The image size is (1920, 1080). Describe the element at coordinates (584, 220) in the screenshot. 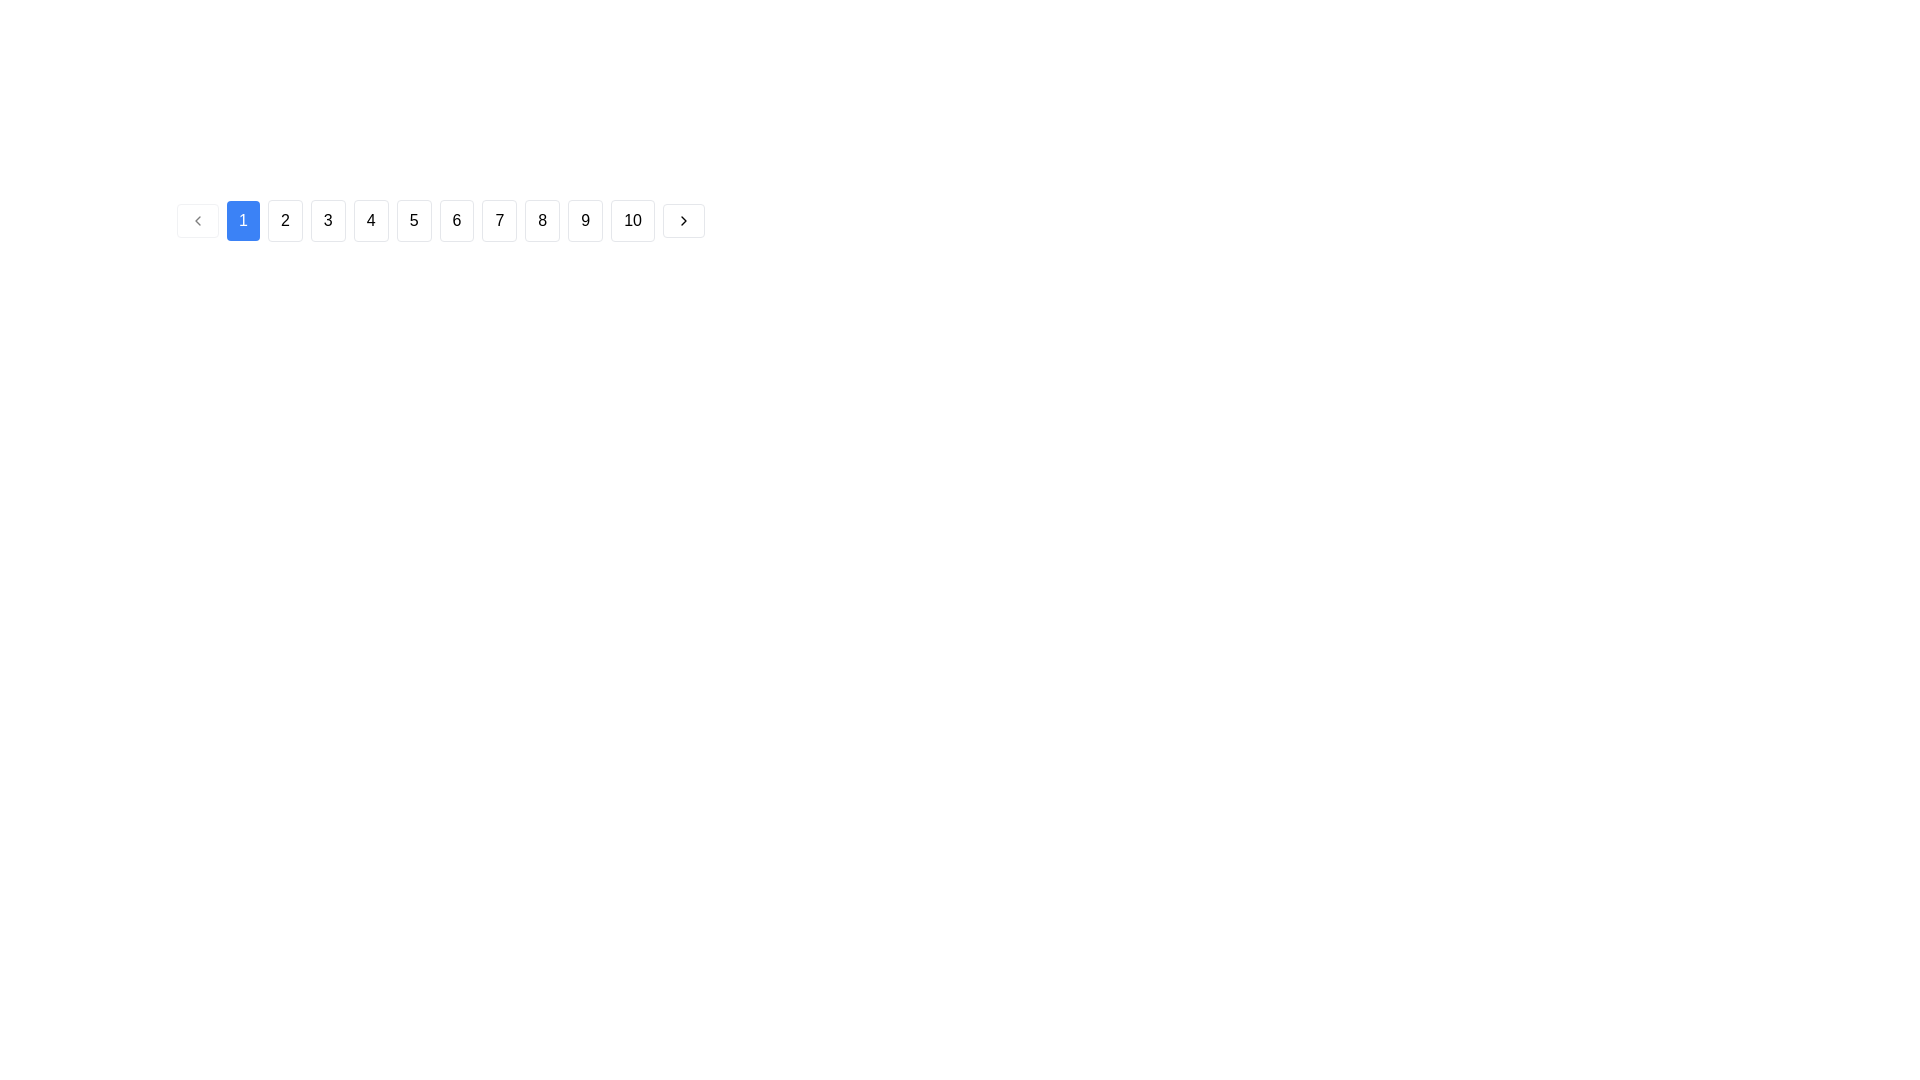

I see `the button labeled '9'` at that location.